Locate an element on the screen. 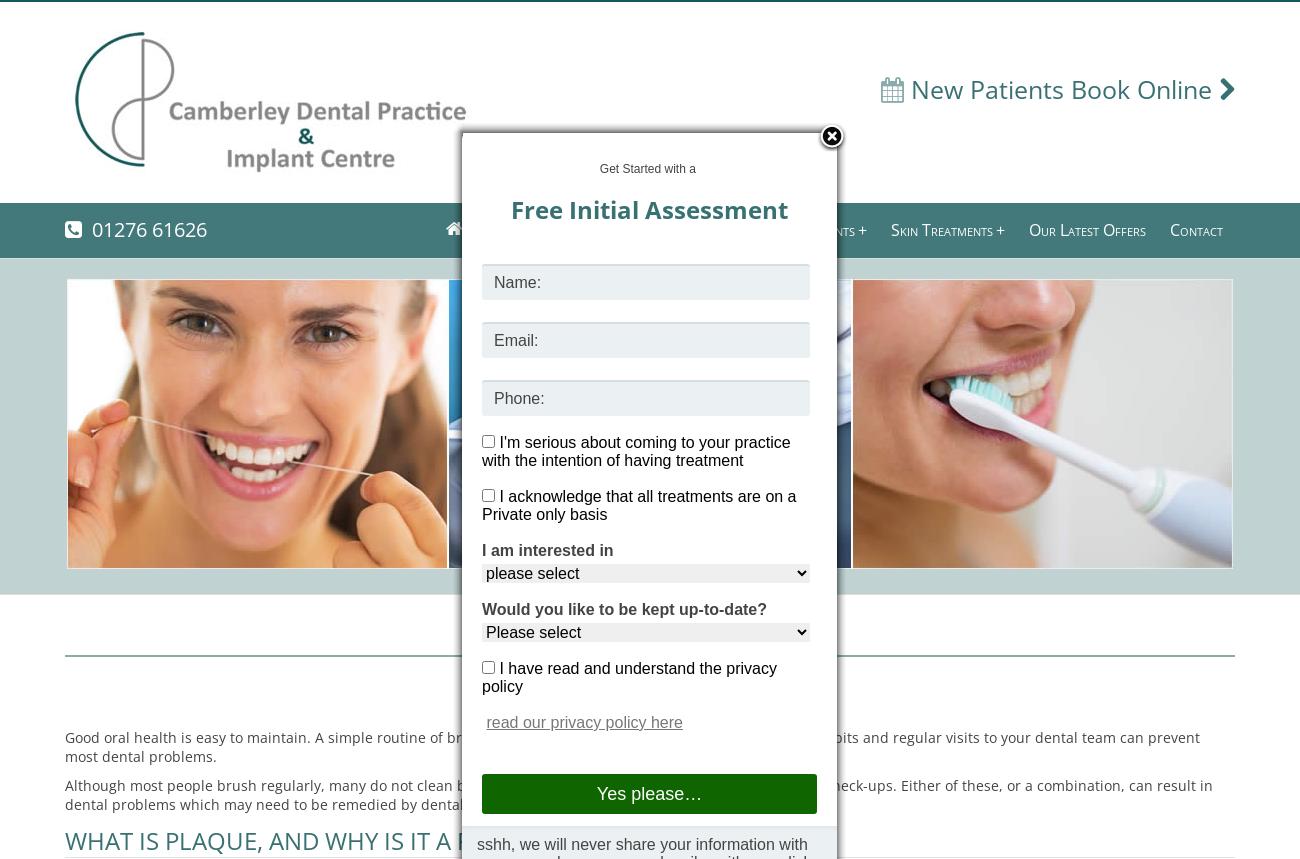  'I acknowledge that all treatments are on a Private only basis' is located at coordinates (638, 505).